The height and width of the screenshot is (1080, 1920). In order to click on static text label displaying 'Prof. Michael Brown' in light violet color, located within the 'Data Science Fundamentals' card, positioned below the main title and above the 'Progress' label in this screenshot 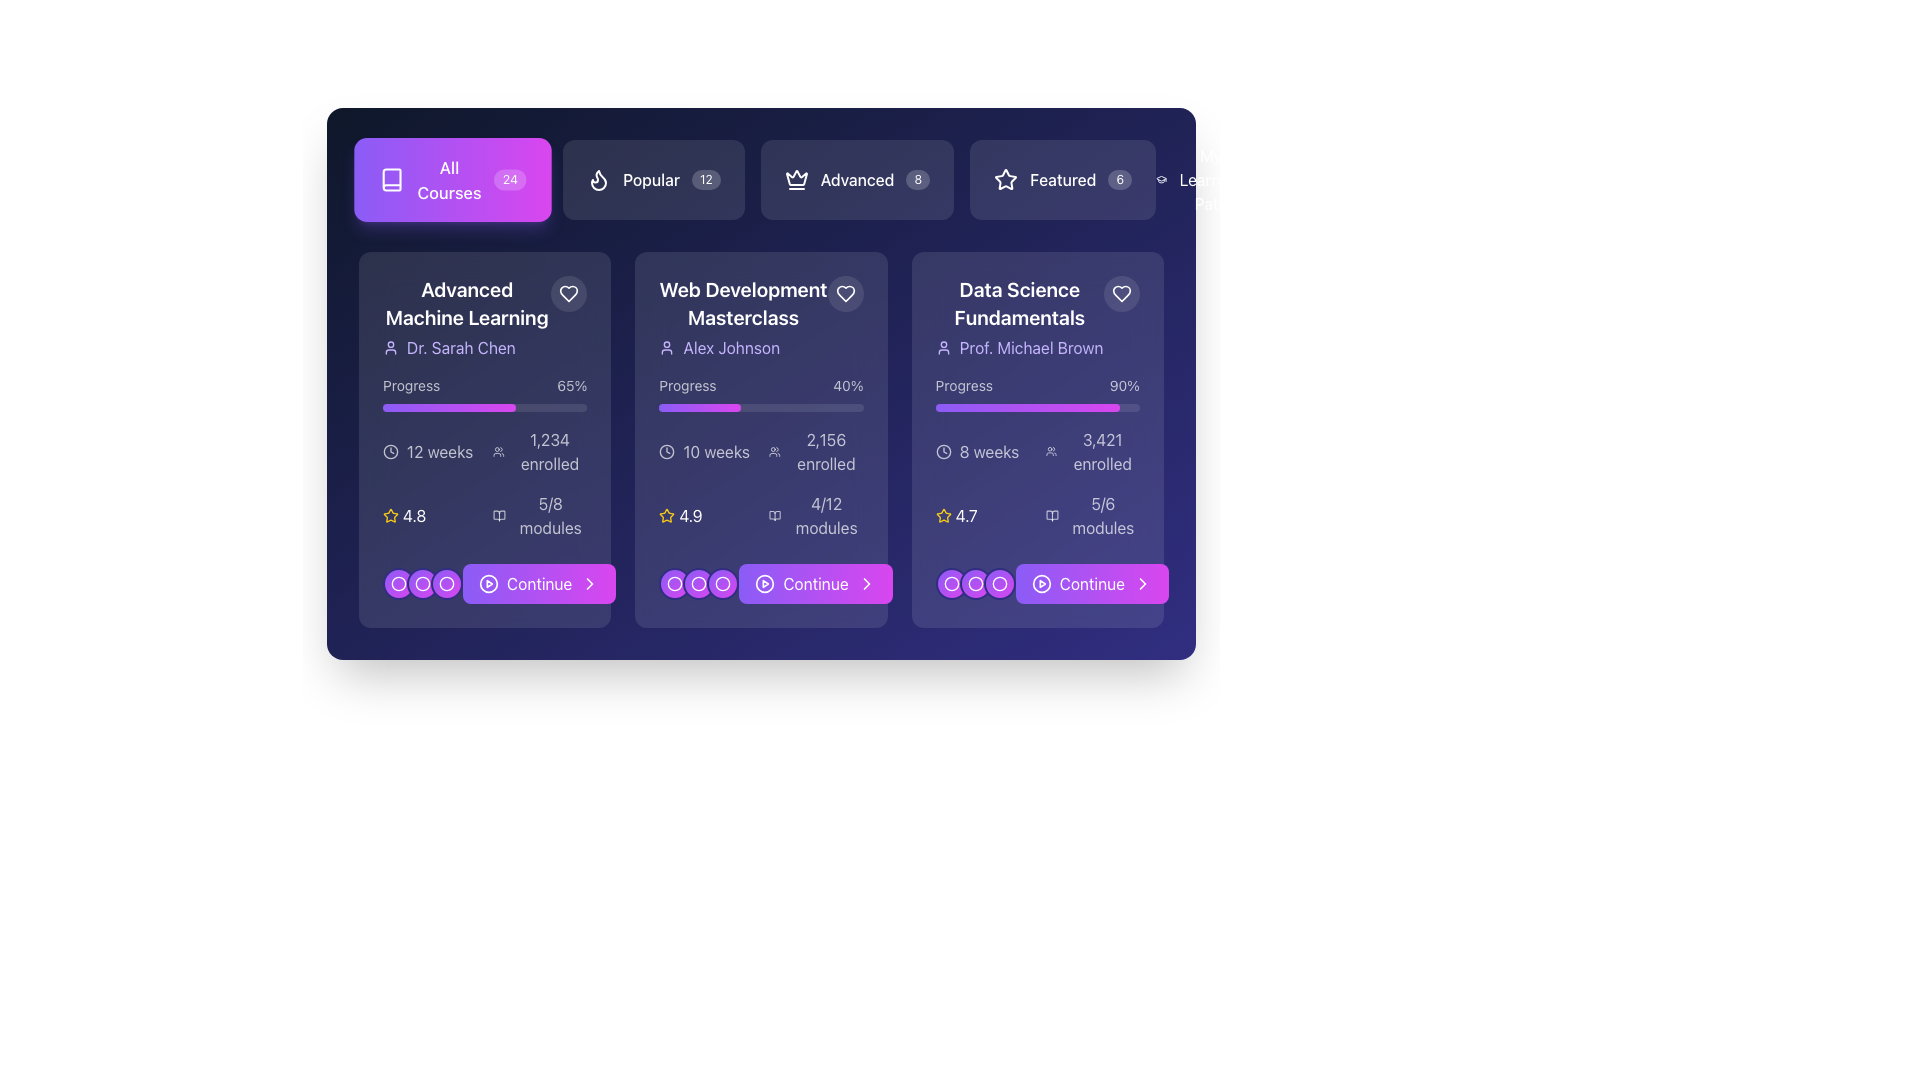, I will do `click(1031, 346)`.